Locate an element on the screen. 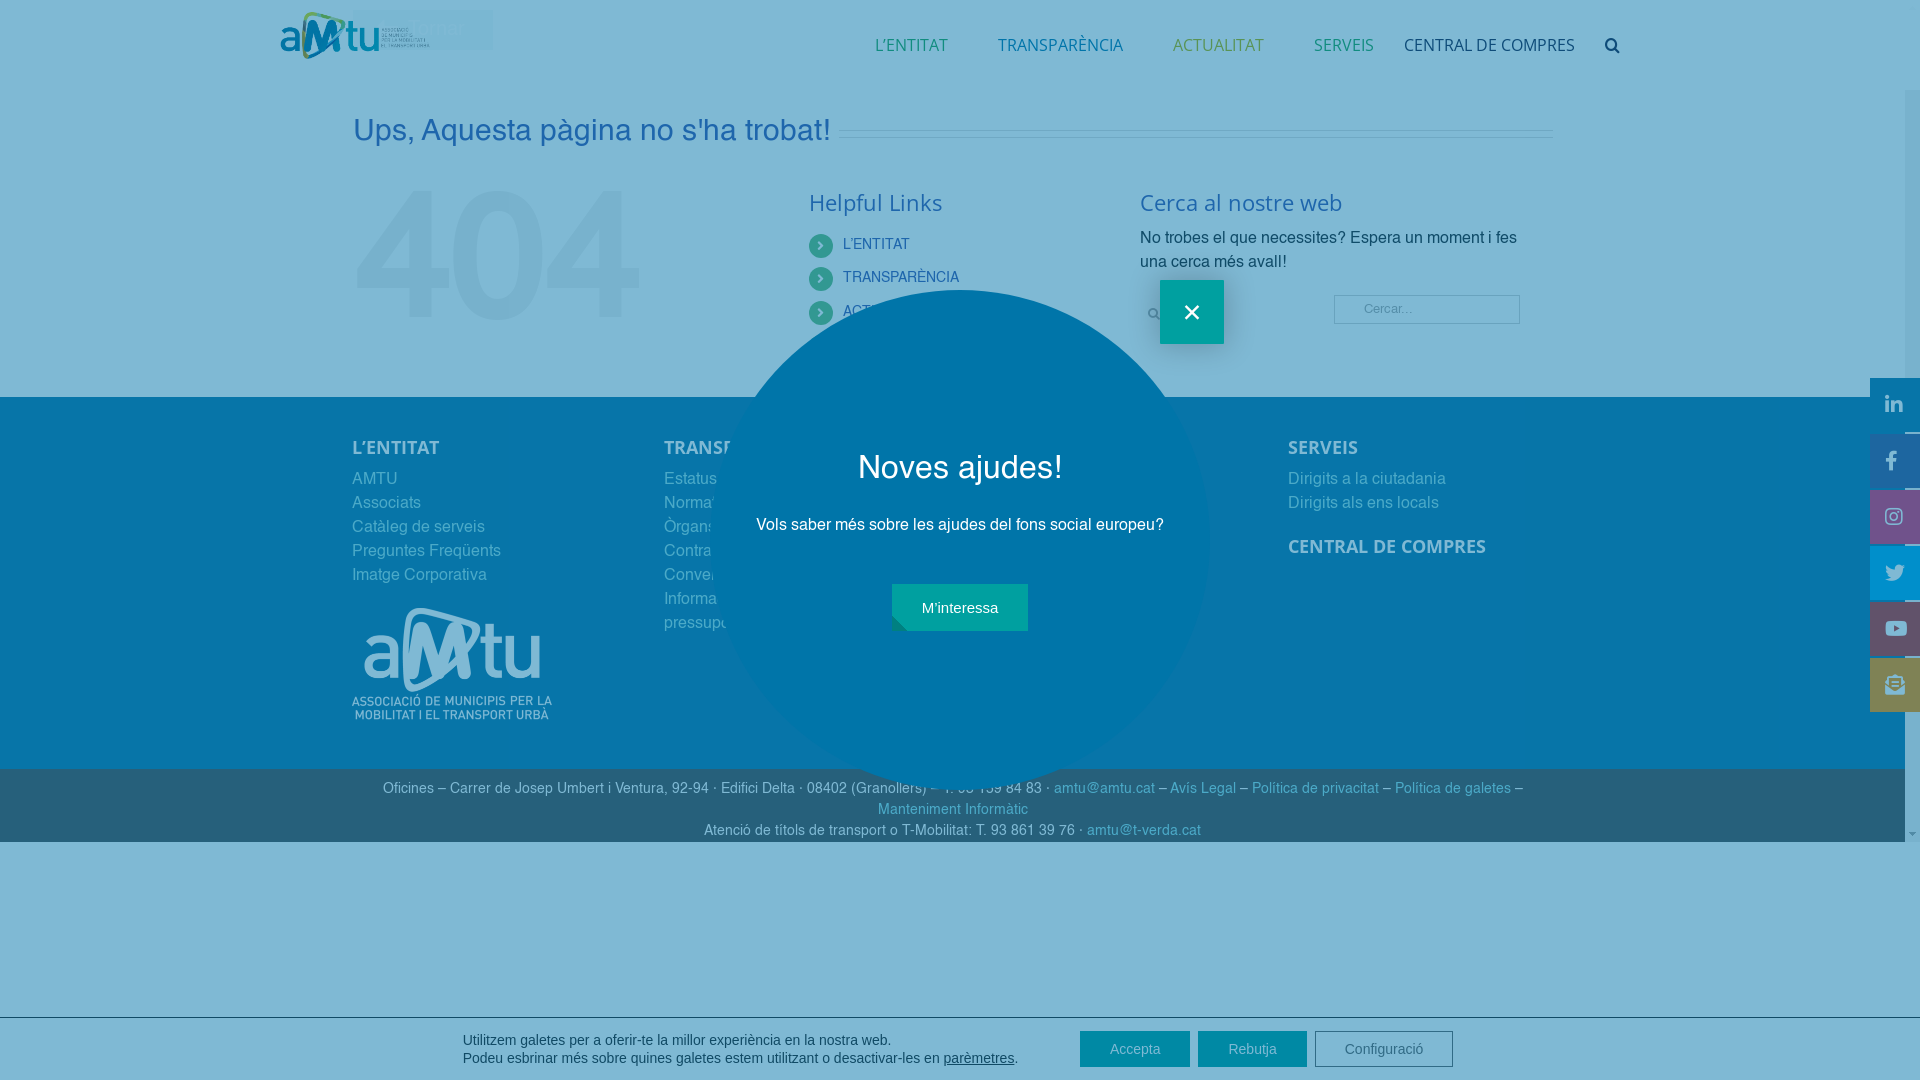 The image size is (1920, 1080). 'Convenis' is located at coordinates (697, 575).